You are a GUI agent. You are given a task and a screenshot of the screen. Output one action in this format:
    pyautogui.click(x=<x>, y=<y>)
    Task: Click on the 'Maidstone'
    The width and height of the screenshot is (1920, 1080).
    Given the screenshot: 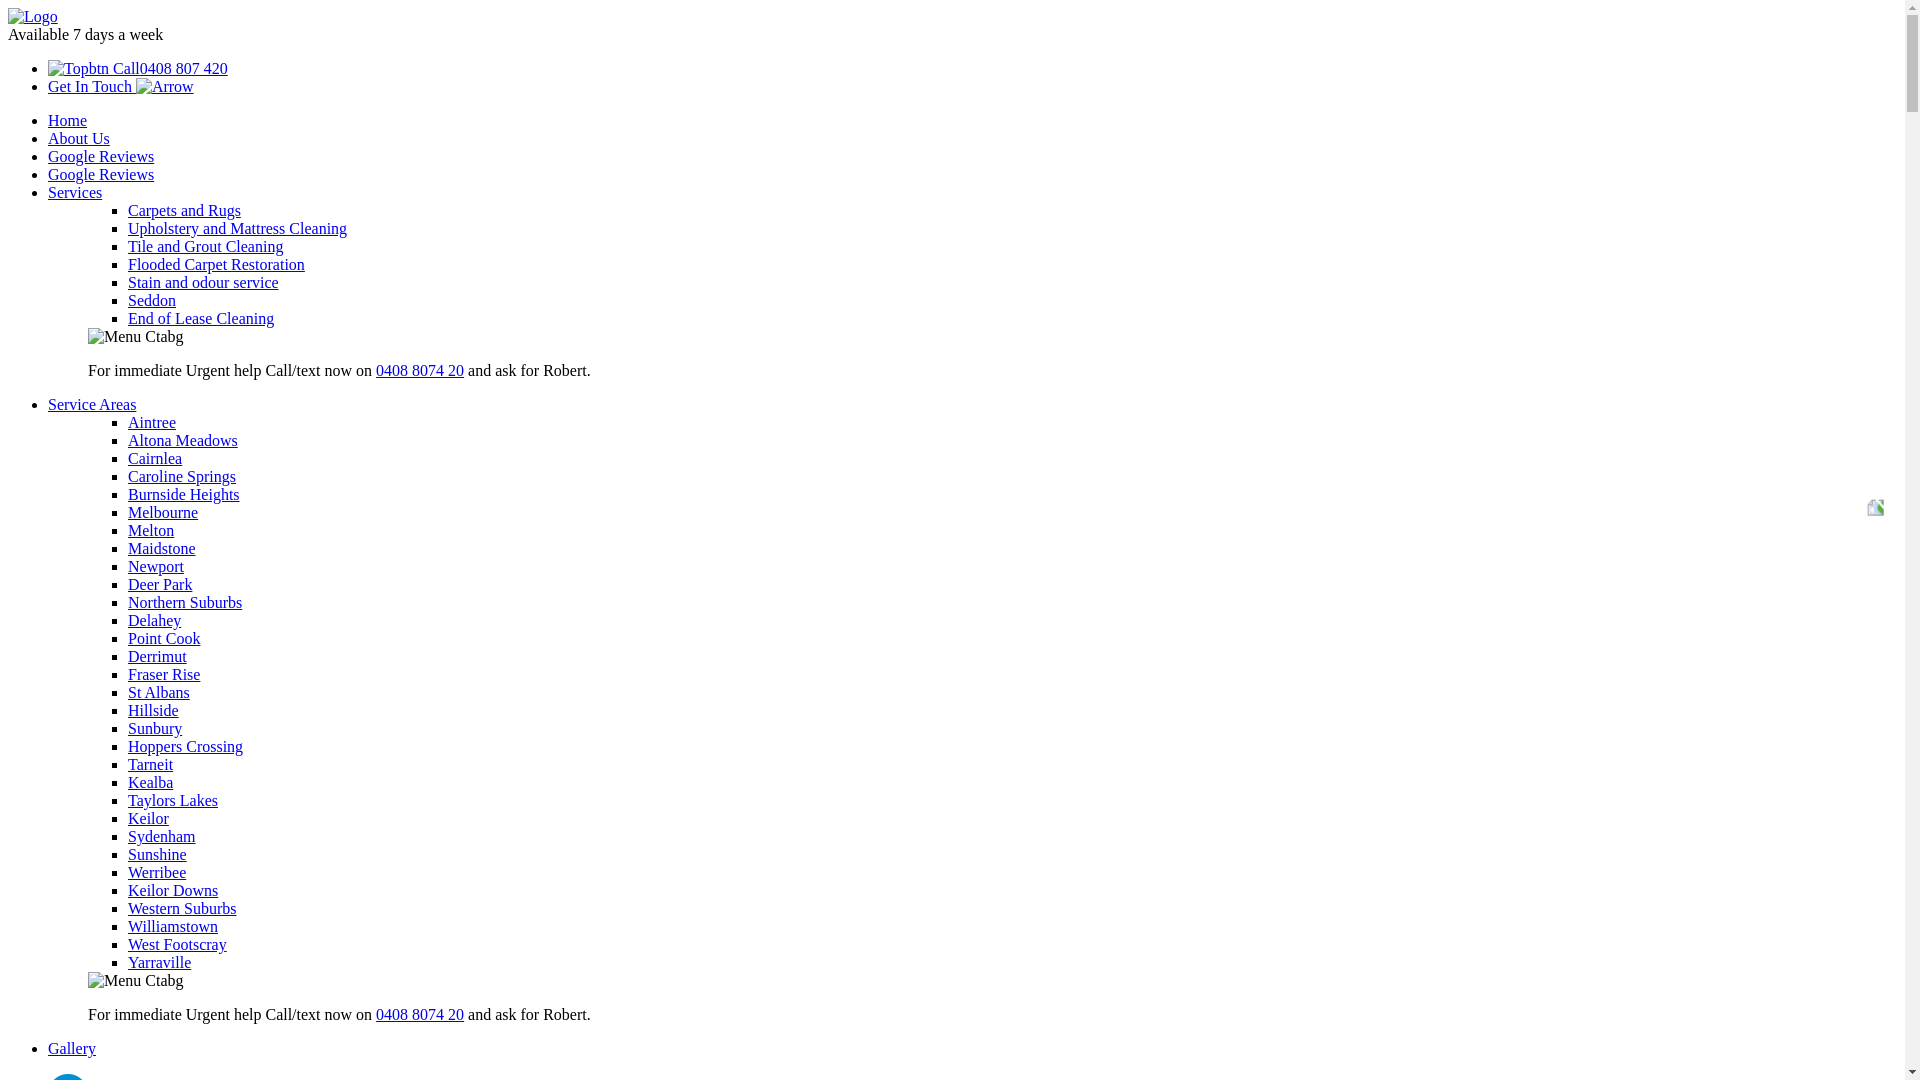 What is the action you would take?
    pyautogui.click(x=162, y=548)
    